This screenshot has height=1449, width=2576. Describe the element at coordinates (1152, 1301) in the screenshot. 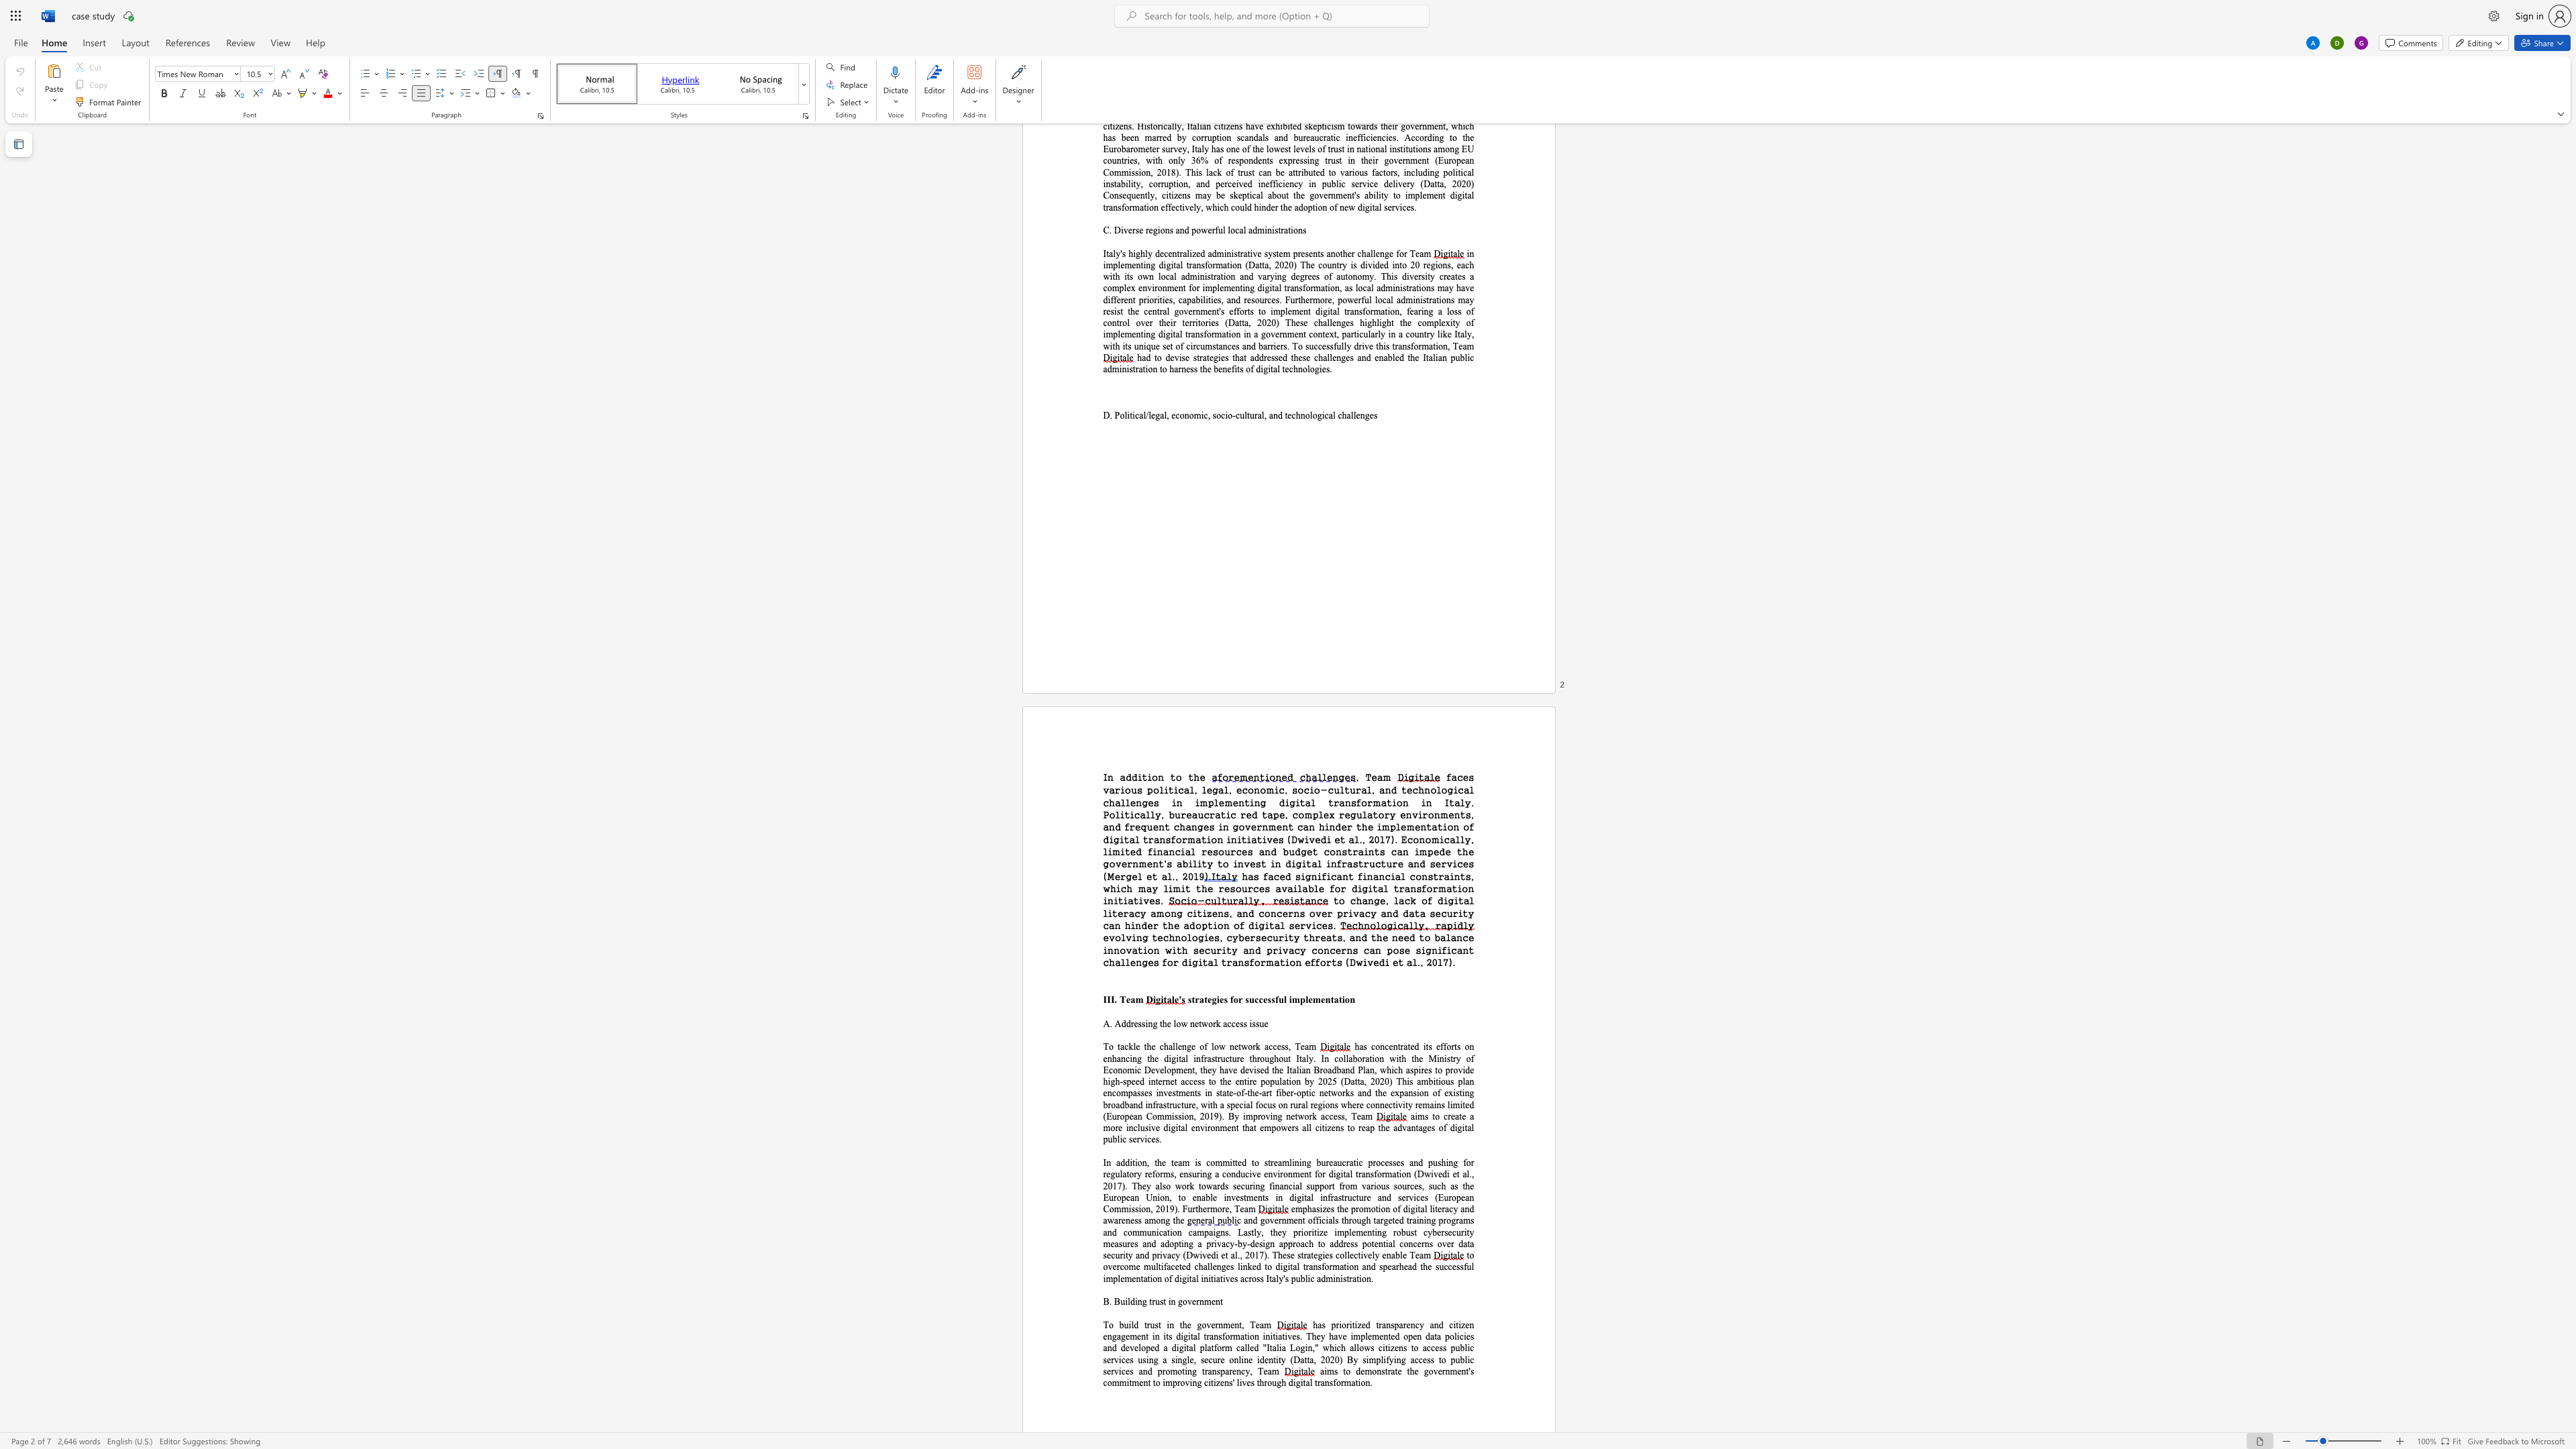

I see `the 1th character "r" in the text` at that location.